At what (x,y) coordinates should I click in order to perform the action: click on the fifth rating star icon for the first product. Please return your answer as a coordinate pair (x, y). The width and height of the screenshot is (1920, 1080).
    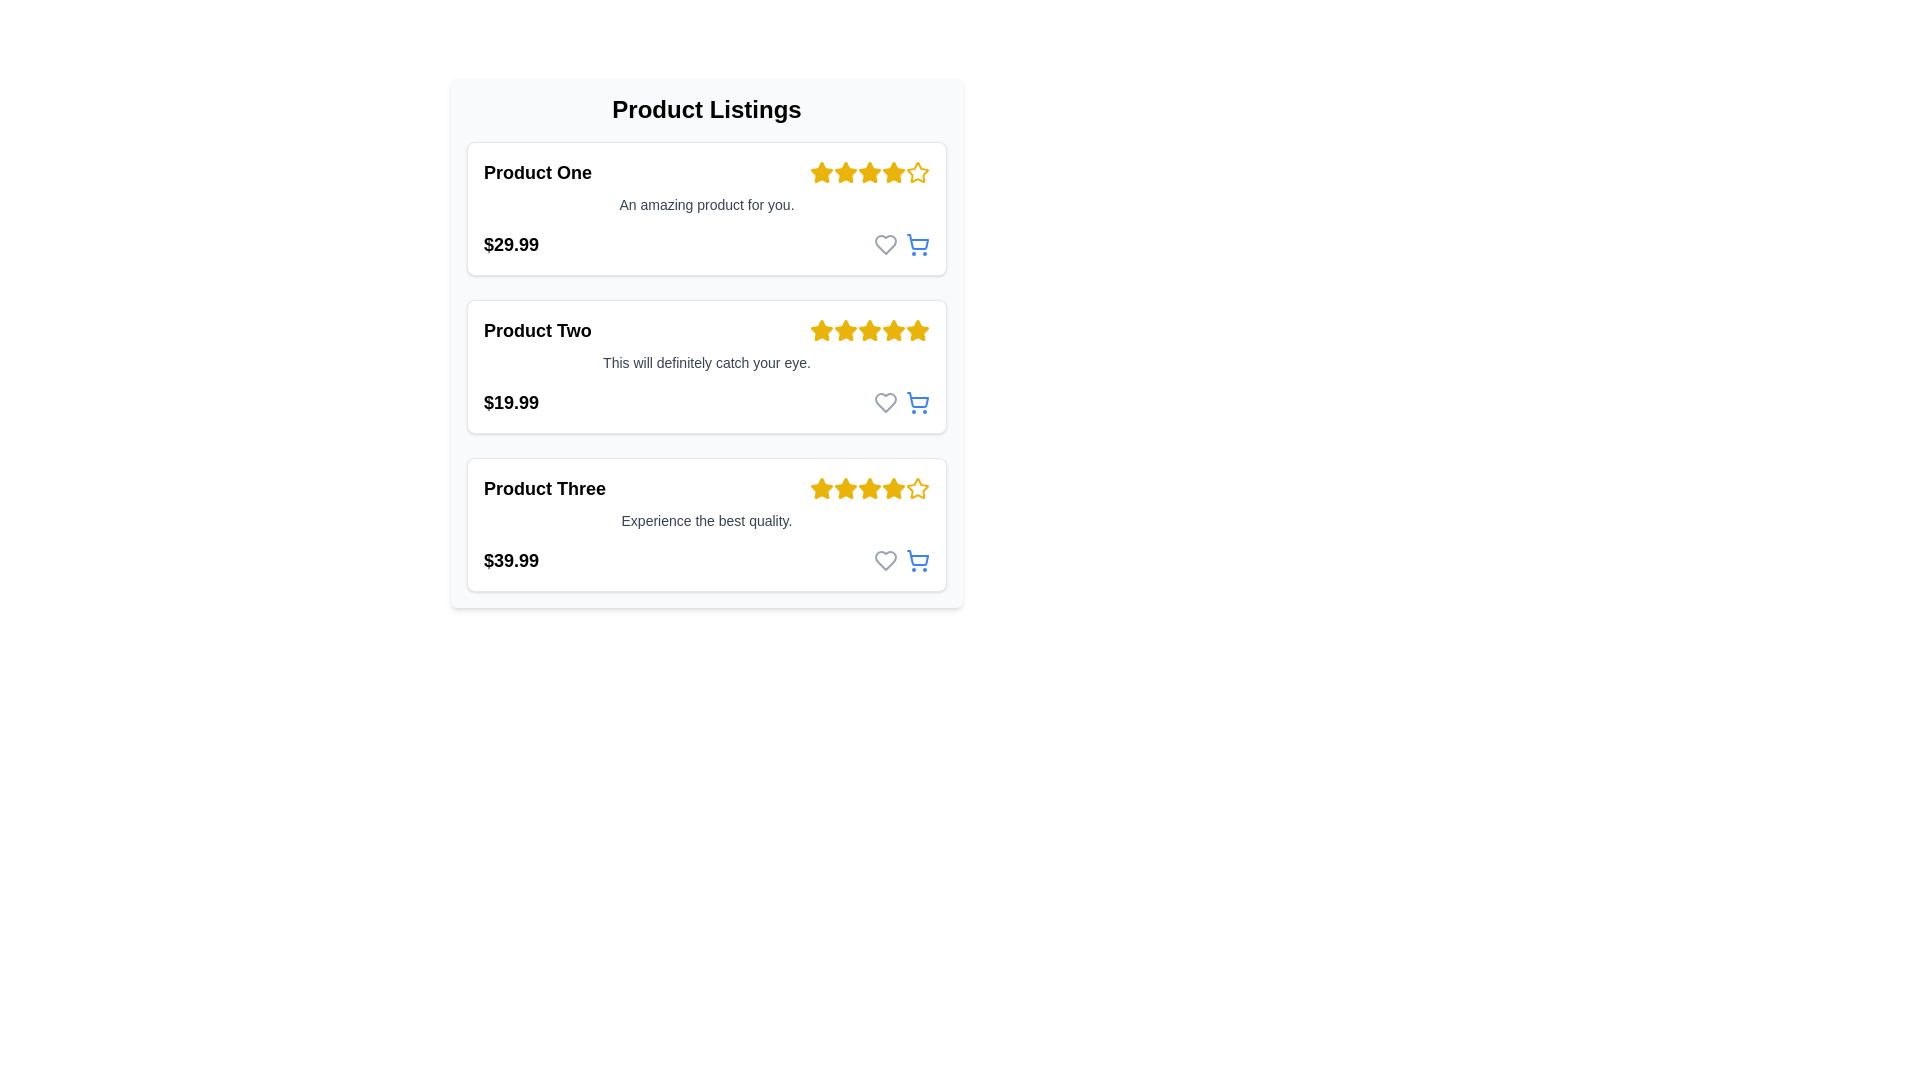
    Looking at the image, I should click on (916, 172).